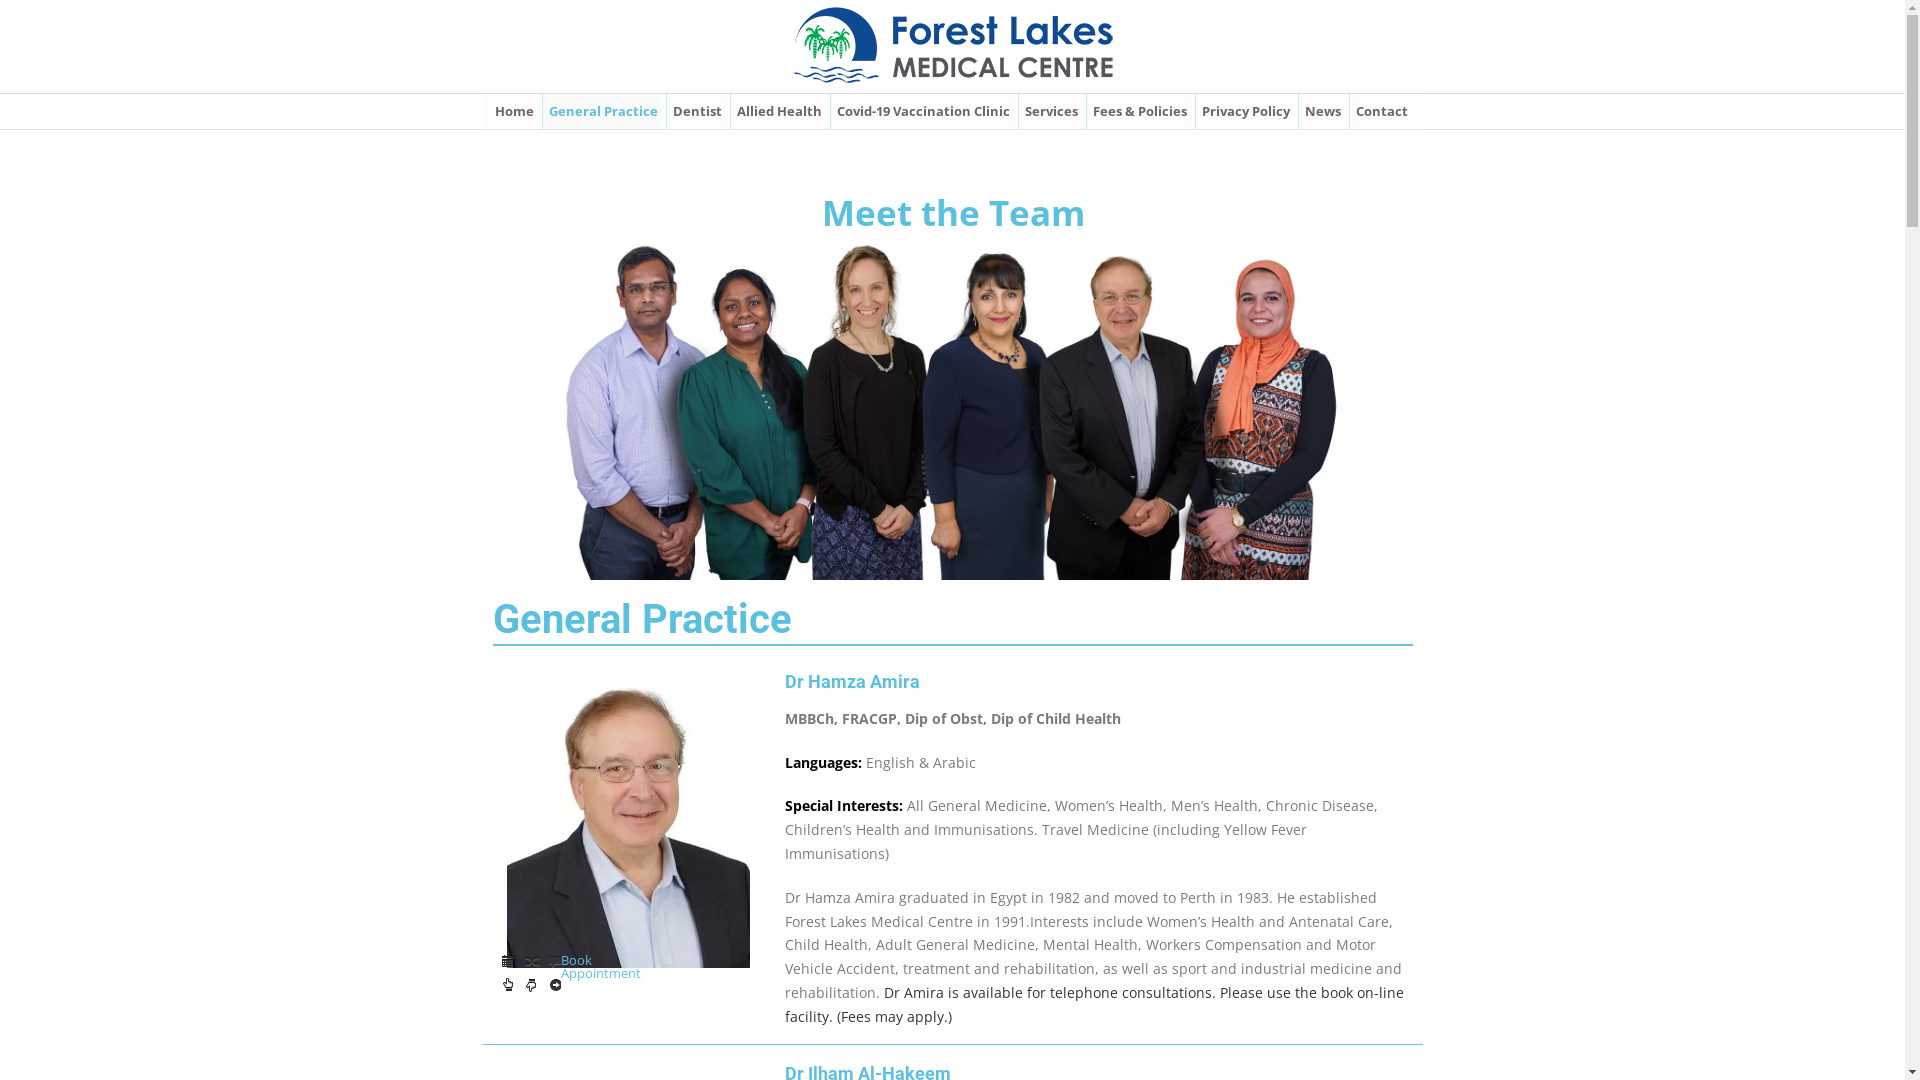 This screenshot has height=1080, width=1920. I want to click on 'Book Appointment', so click(529, 986).